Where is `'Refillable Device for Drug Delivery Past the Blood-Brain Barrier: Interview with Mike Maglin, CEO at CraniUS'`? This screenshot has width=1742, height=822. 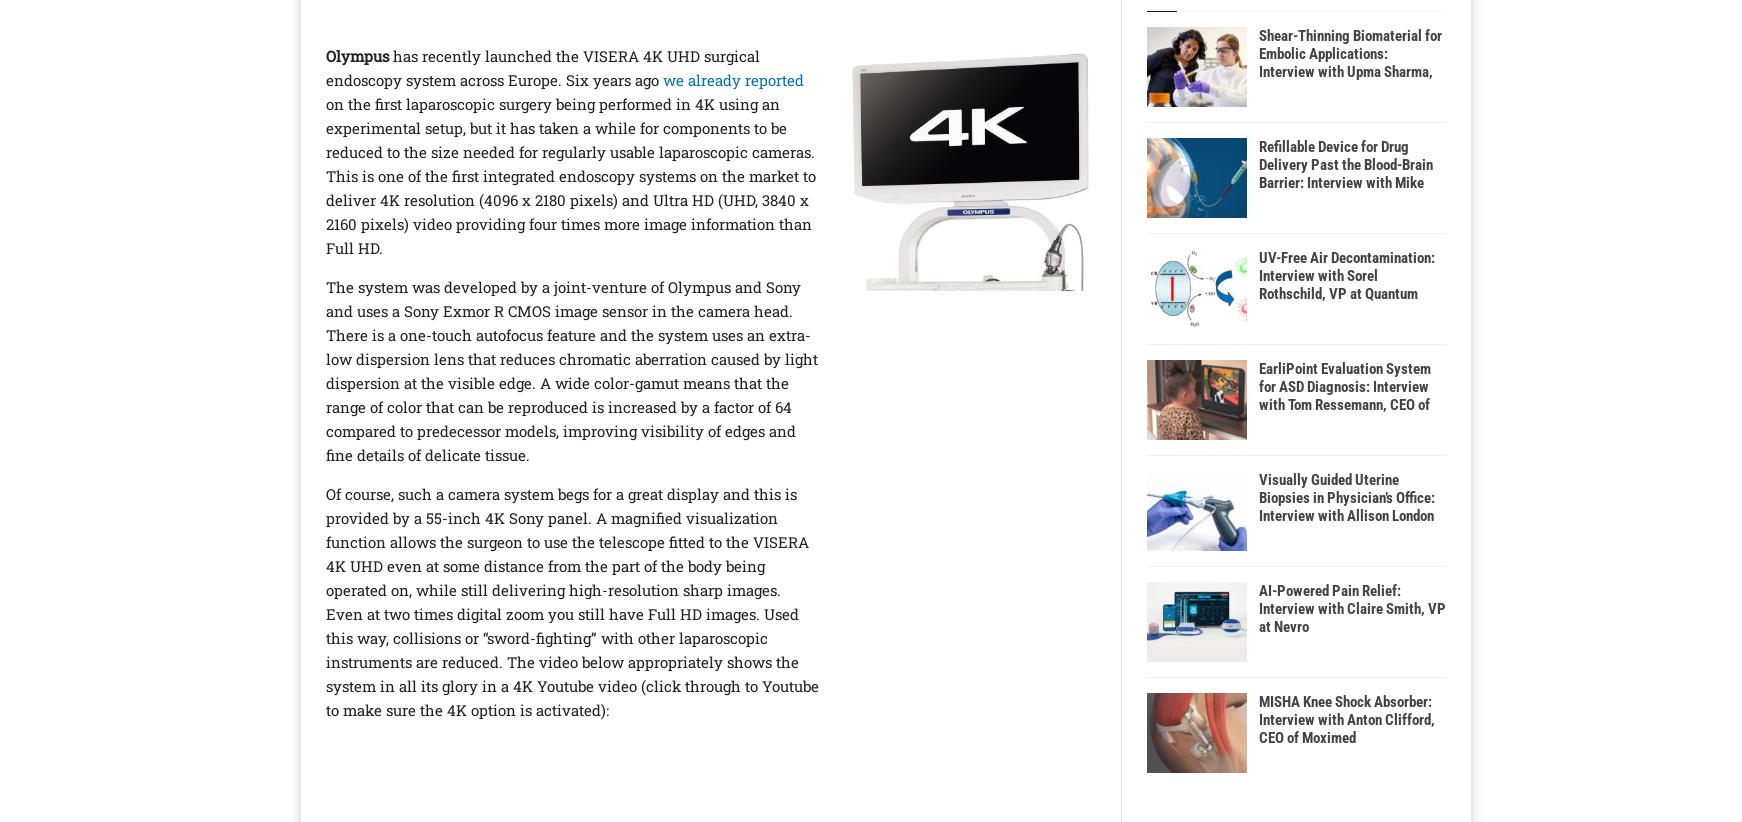 'Refillable Device for Drug Delivery Past the Blood-Brain Barrier: Interview with Mike Maglin, CEO at CraniUS' is located at coordinates (1346, 173).